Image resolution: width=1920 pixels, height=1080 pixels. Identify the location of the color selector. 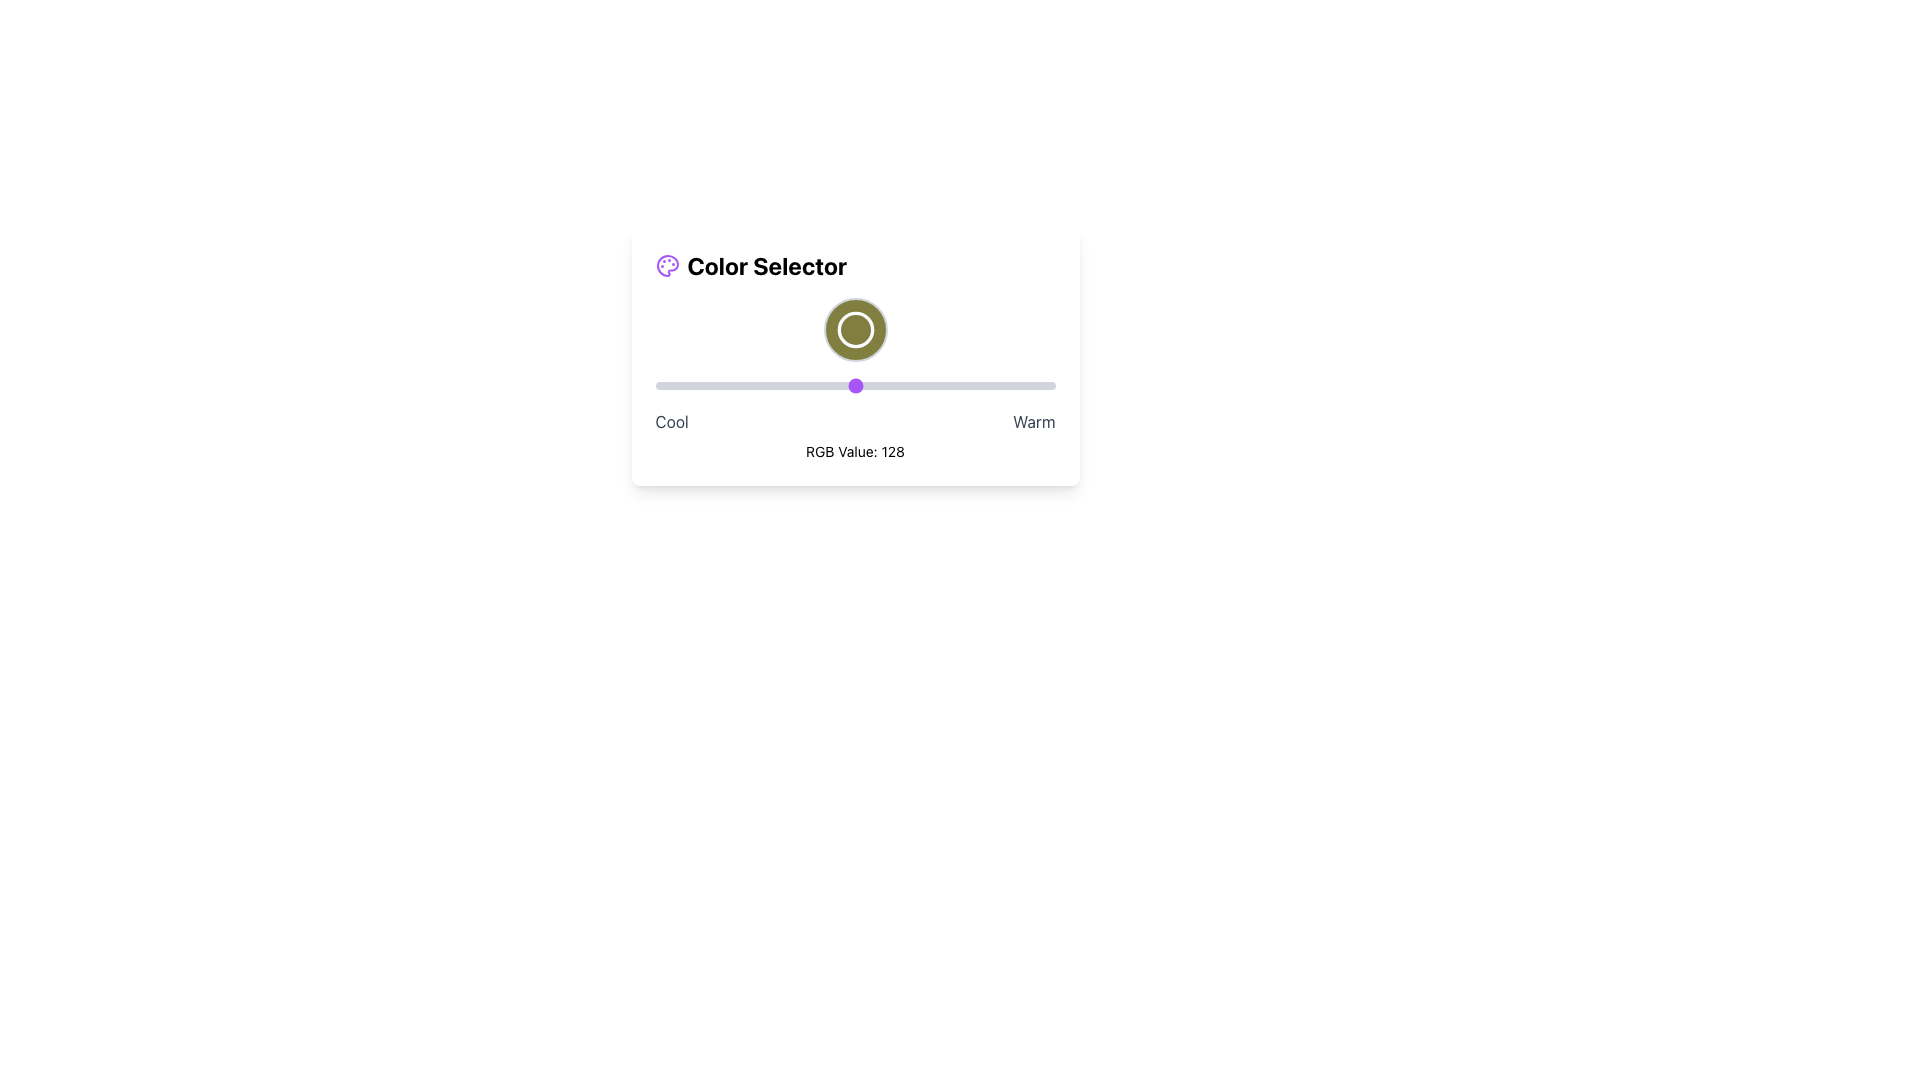
(870, 385).